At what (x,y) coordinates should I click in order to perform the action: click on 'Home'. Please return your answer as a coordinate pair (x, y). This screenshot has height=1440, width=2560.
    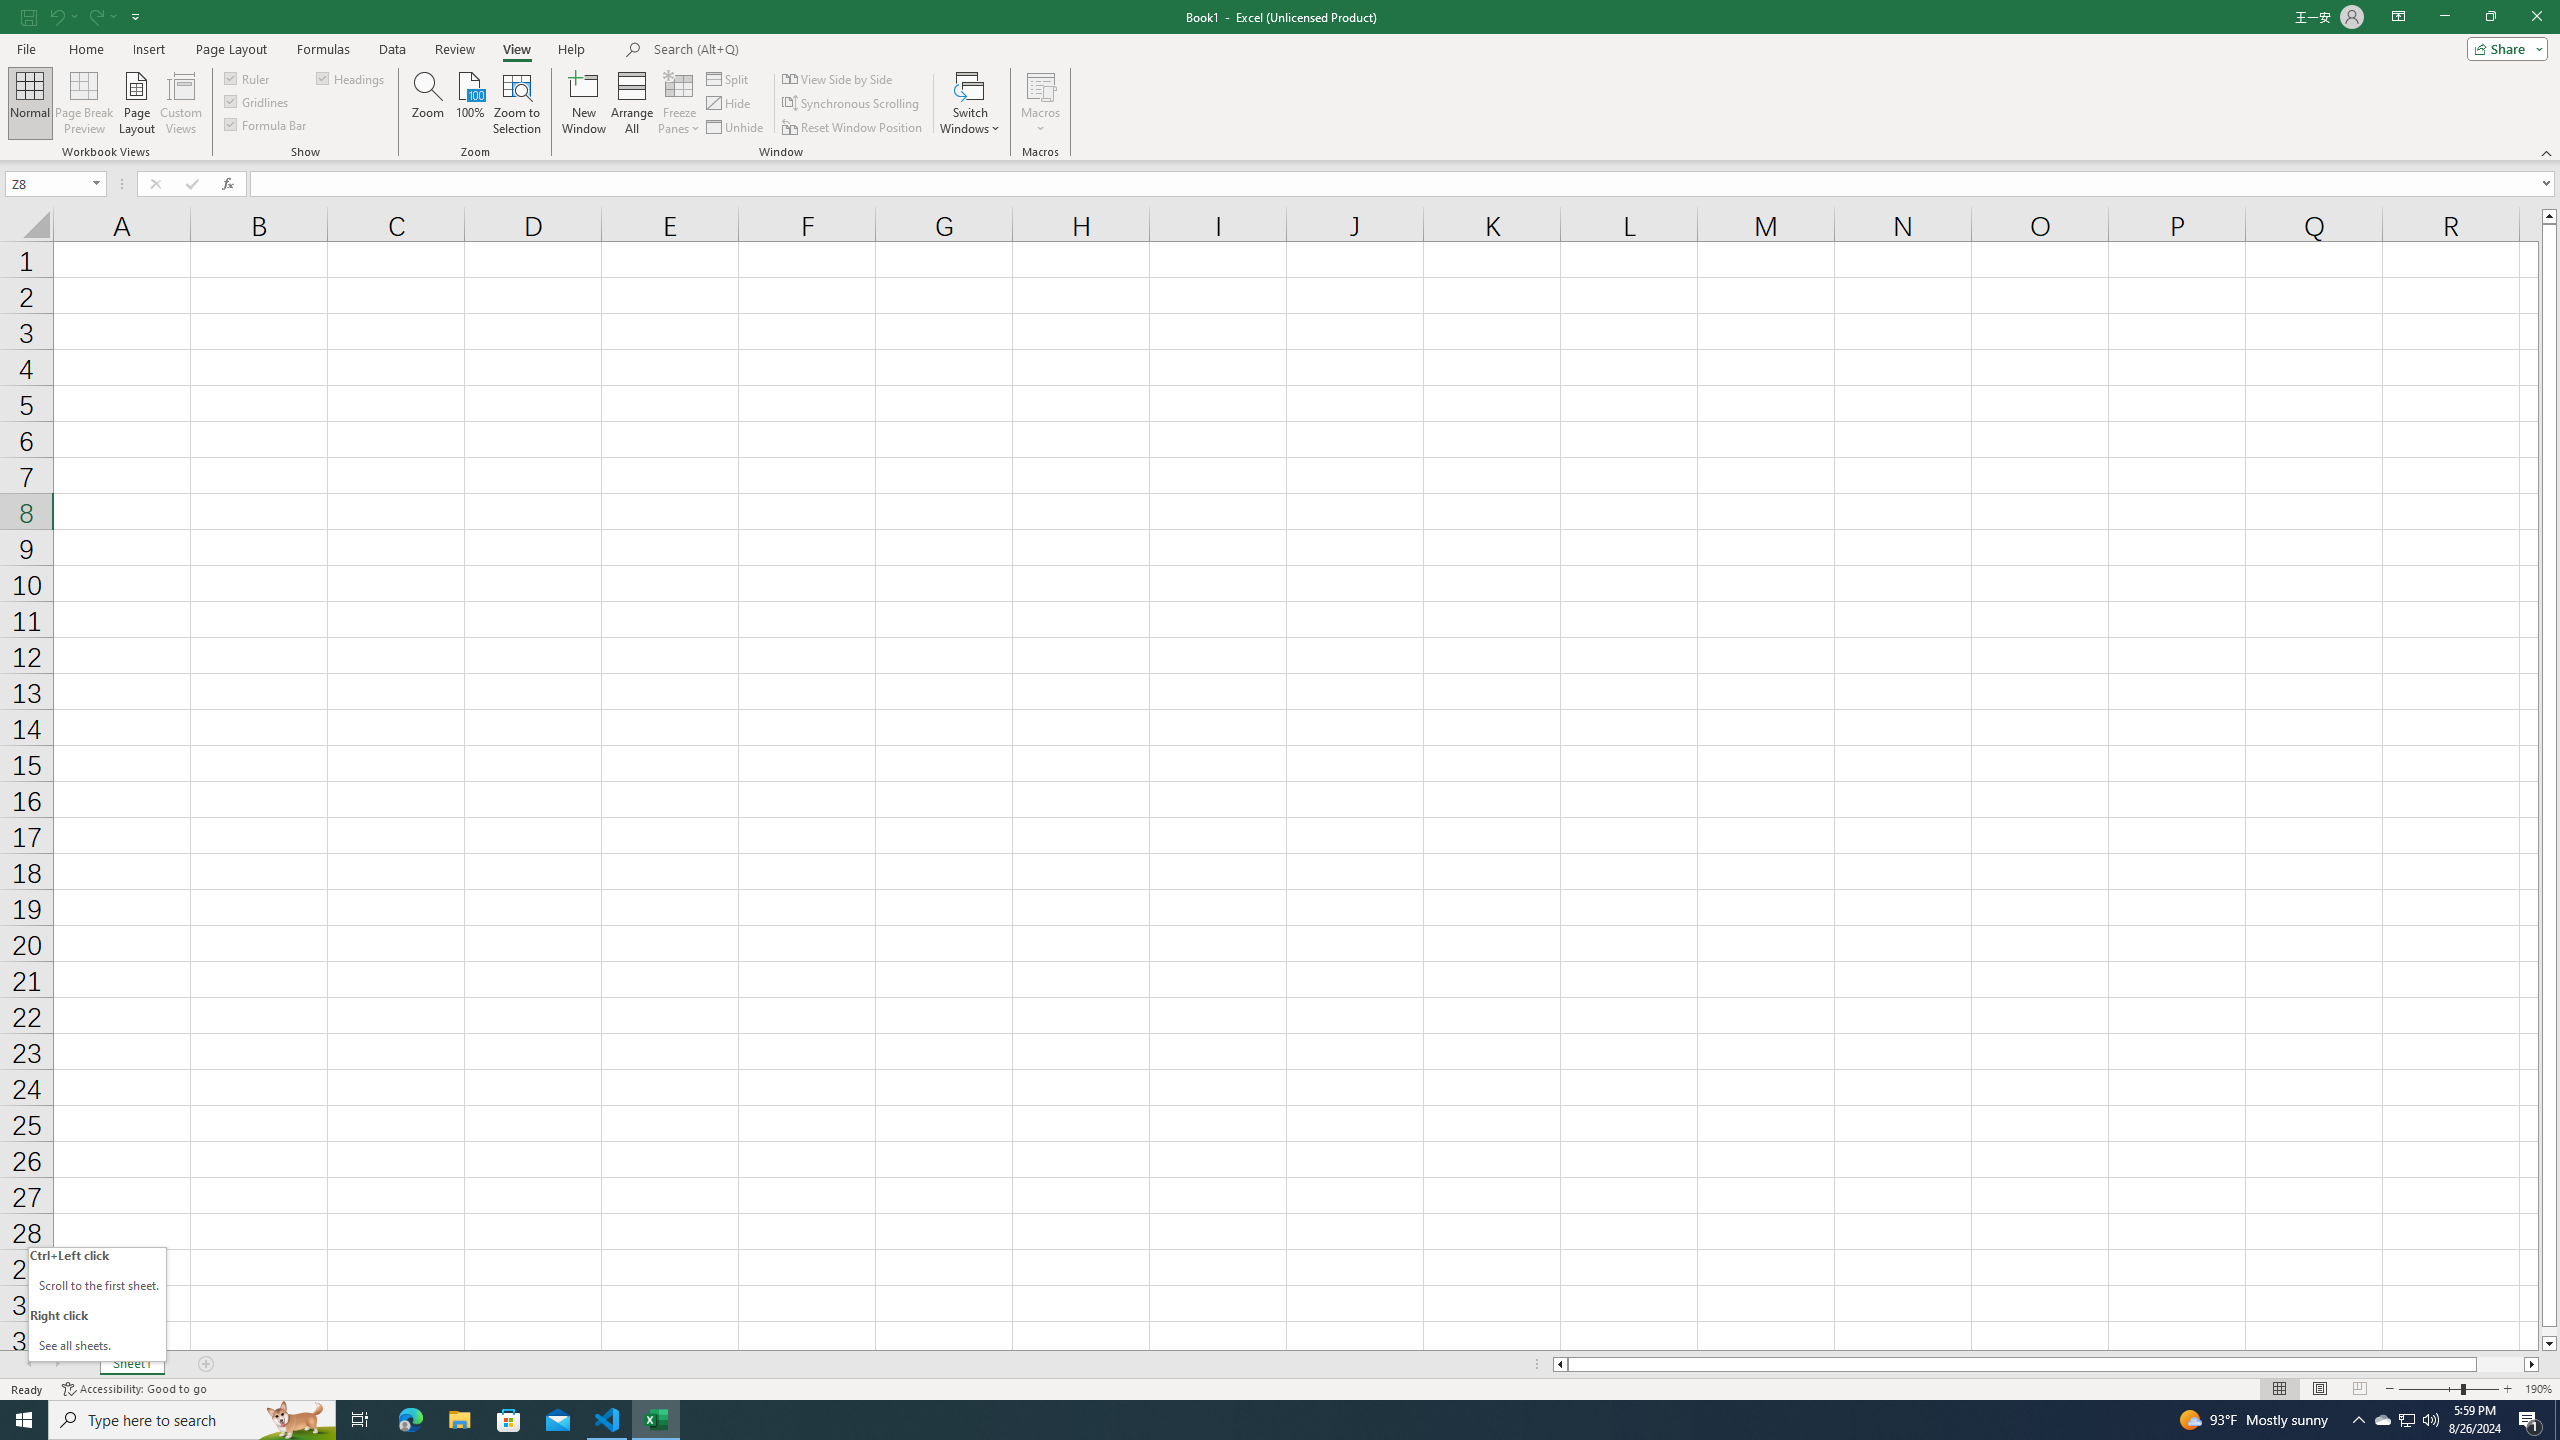
    Looking at the image, I should click on (85, 49).